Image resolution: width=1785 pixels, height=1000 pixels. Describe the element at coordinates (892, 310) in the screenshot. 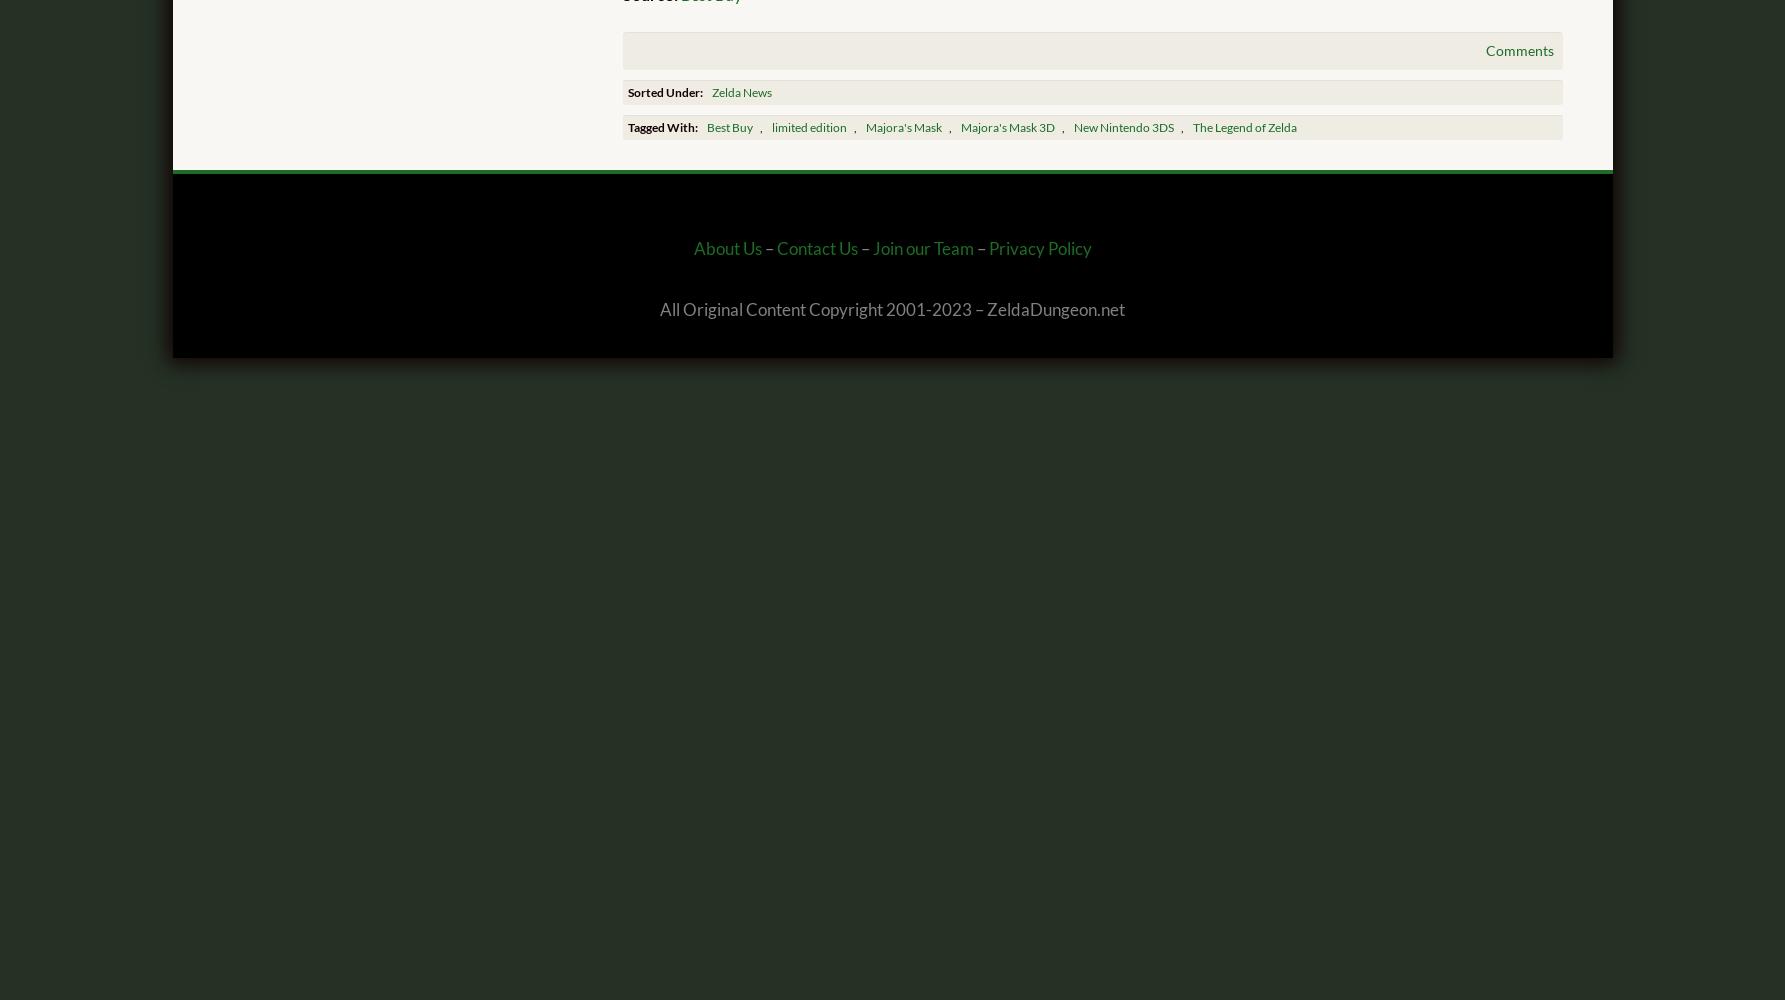

I see `'All Original Content Copyright 2001-2023 – ZeldaDungeon.net'` at that location.